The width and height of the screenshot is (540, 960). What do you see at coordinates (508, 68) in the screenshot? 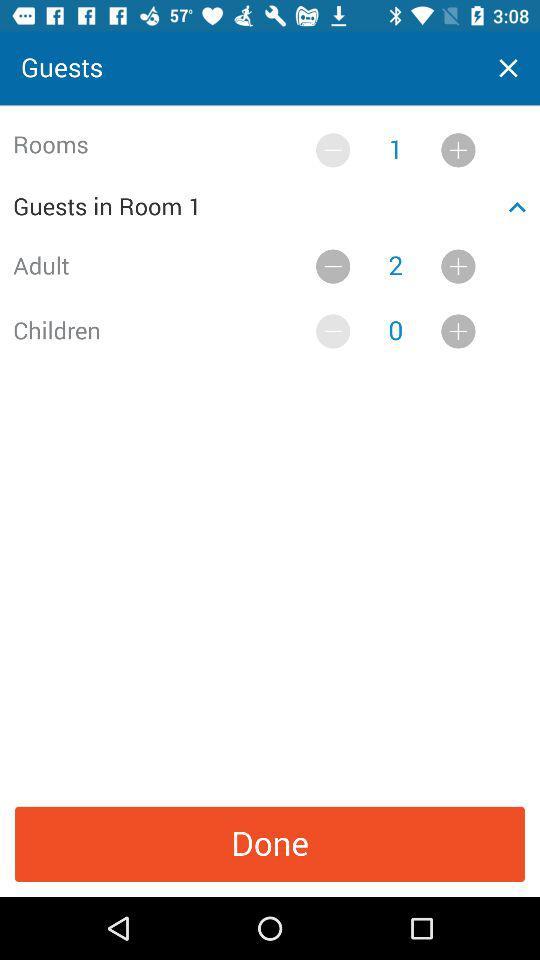
I see `this page` at bounding box center [508, 68].